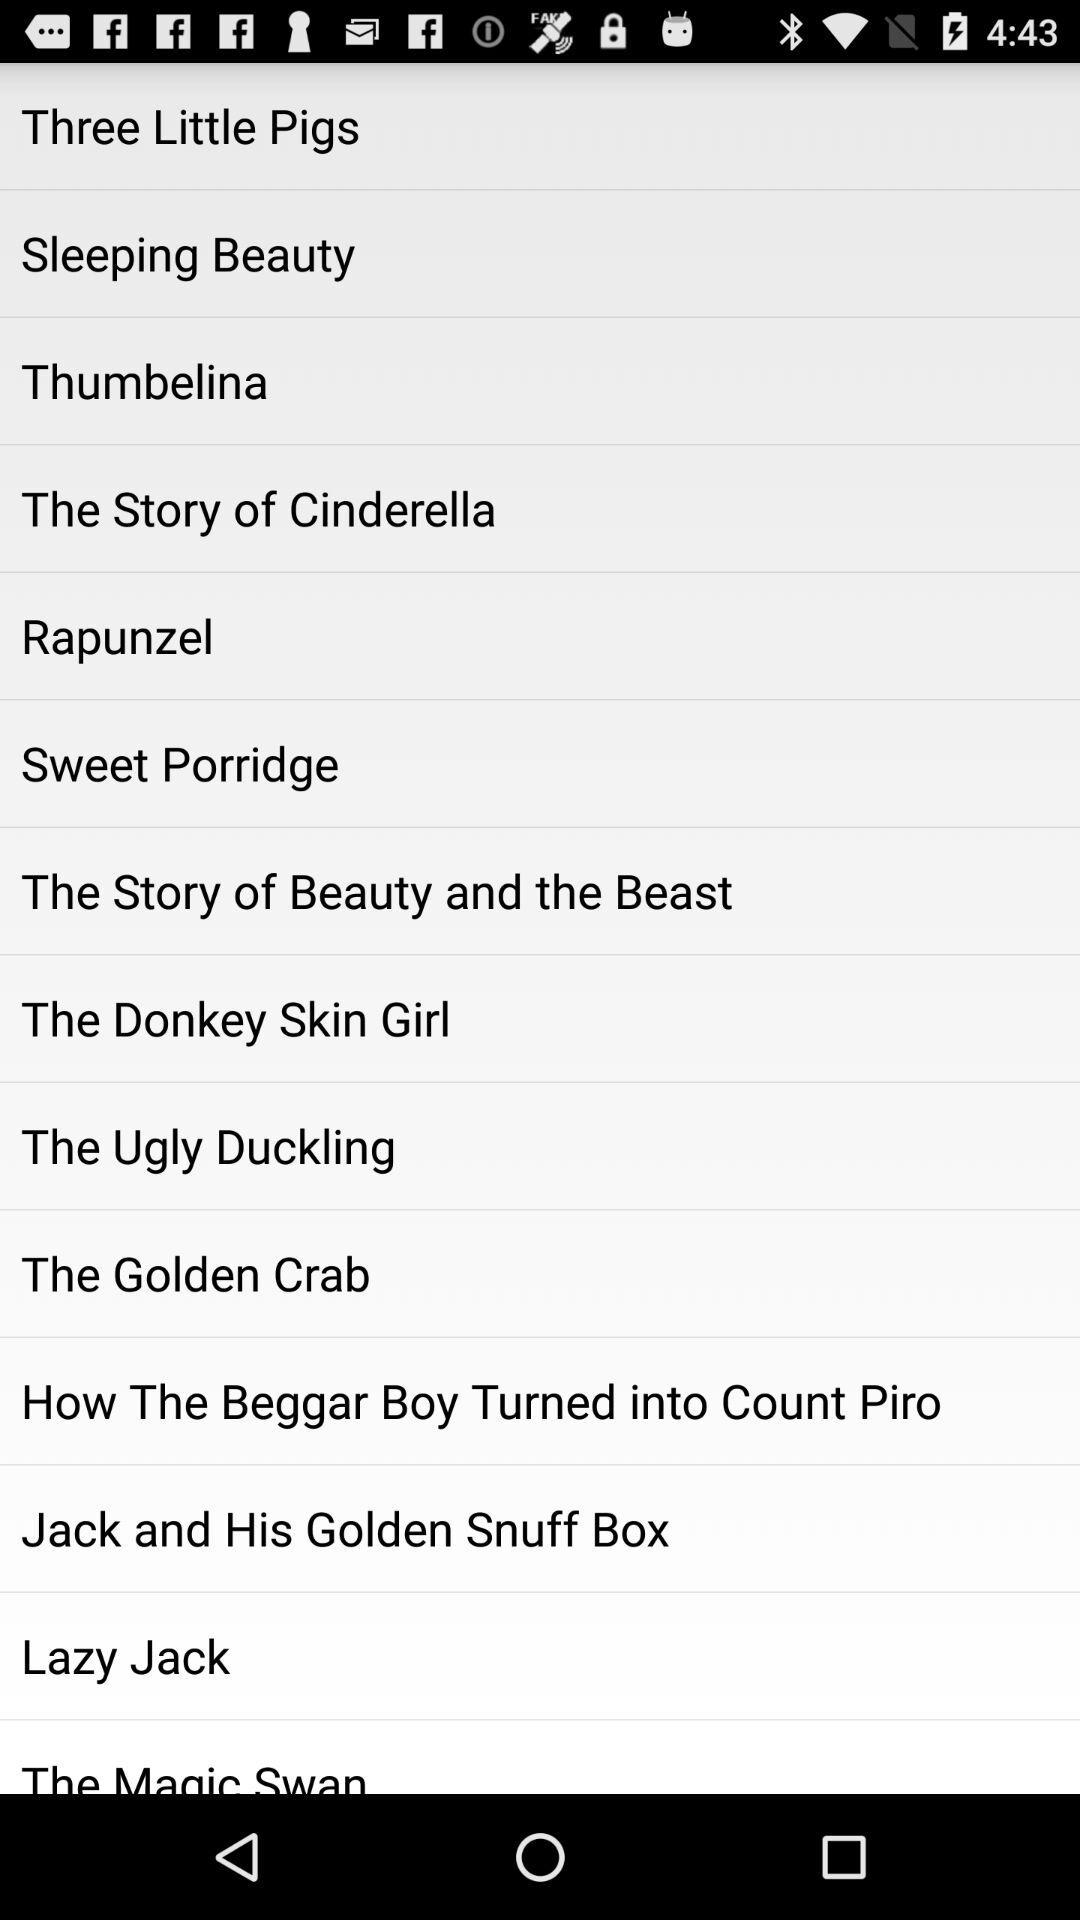 The width and height of the screenshot is (1080, 1920). What do you see at coordinates (540, 380) in the screenshot?
I see `item below the sleeping beauty` at bounding box center [540, 380].